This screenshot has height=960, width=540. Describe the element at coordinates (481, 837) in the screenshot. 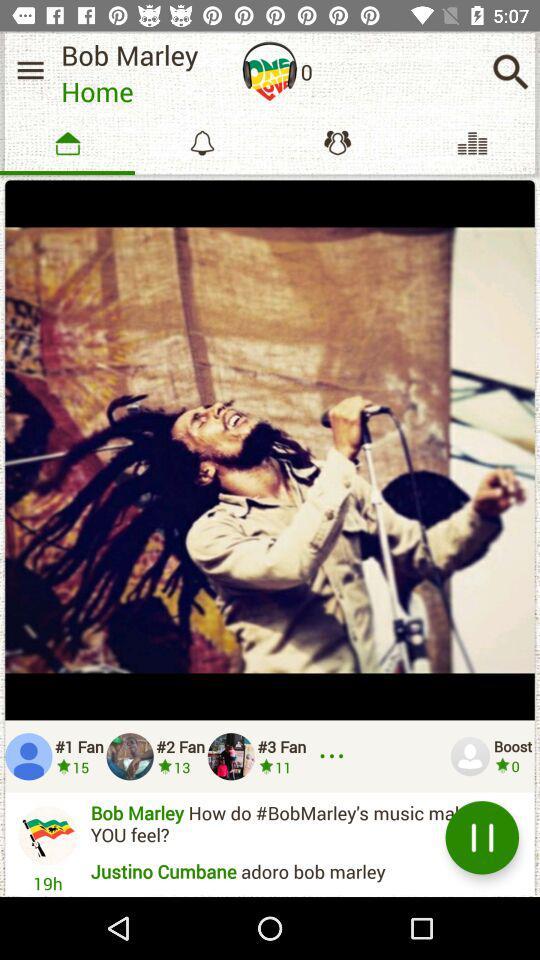

I see `pauses currently playing song` at that location.